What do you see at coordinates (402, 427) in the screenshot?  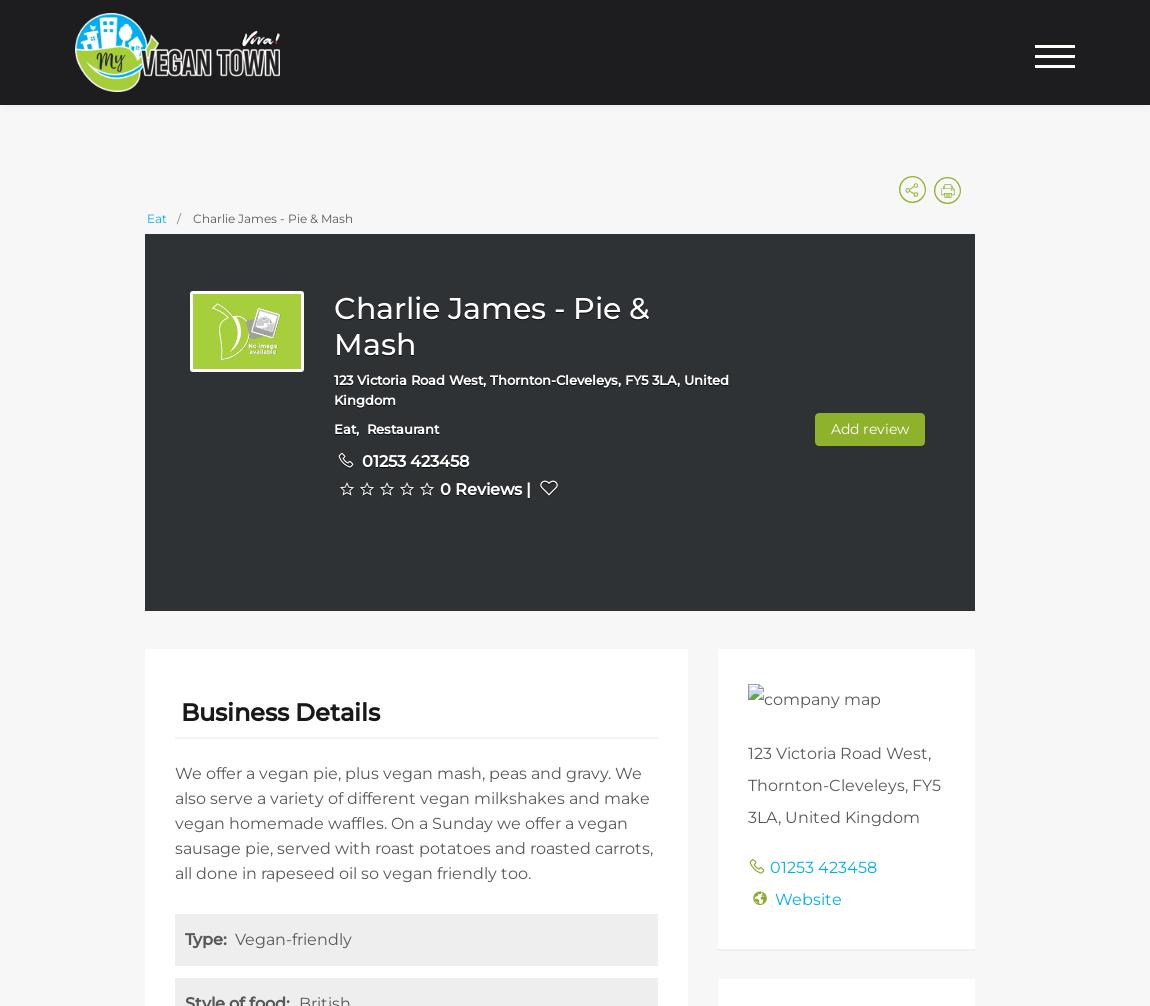 I see `'Restaurant'` at bounding box center [402, 427].